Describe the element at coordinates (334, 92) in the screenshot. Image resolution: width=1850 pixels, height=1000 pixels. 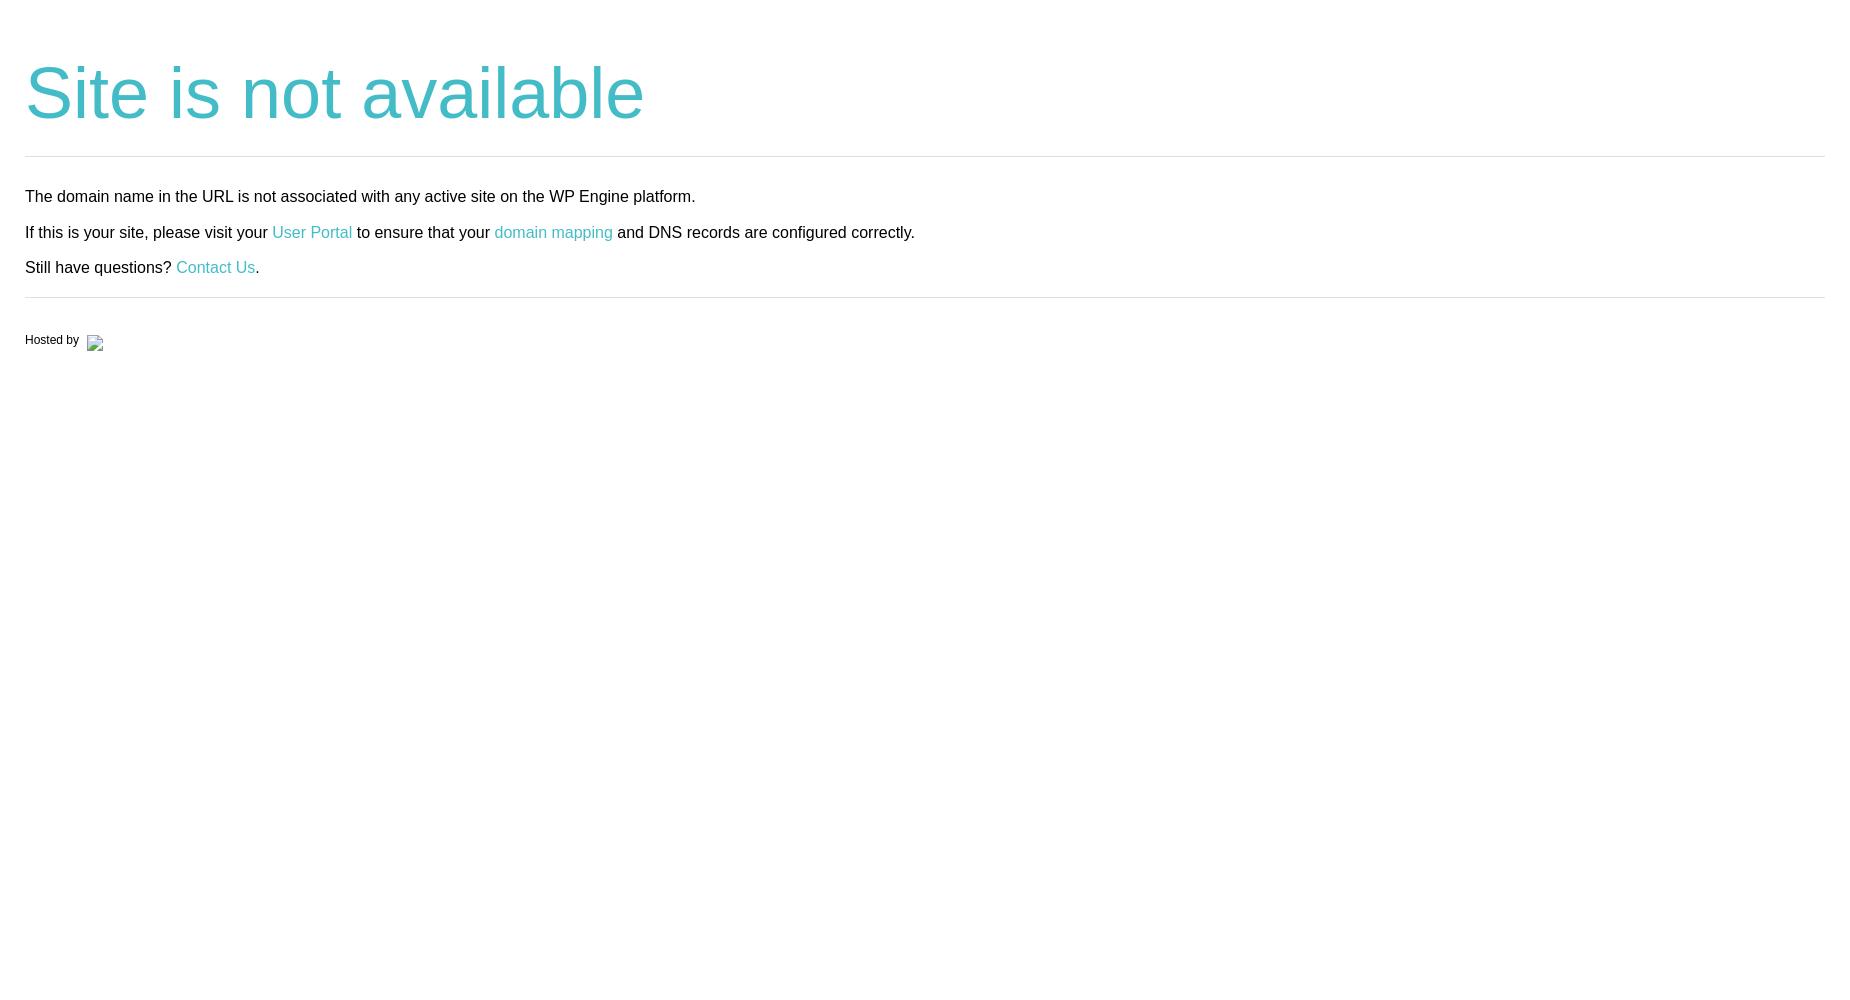
I see `'Site is not available'` at that location.